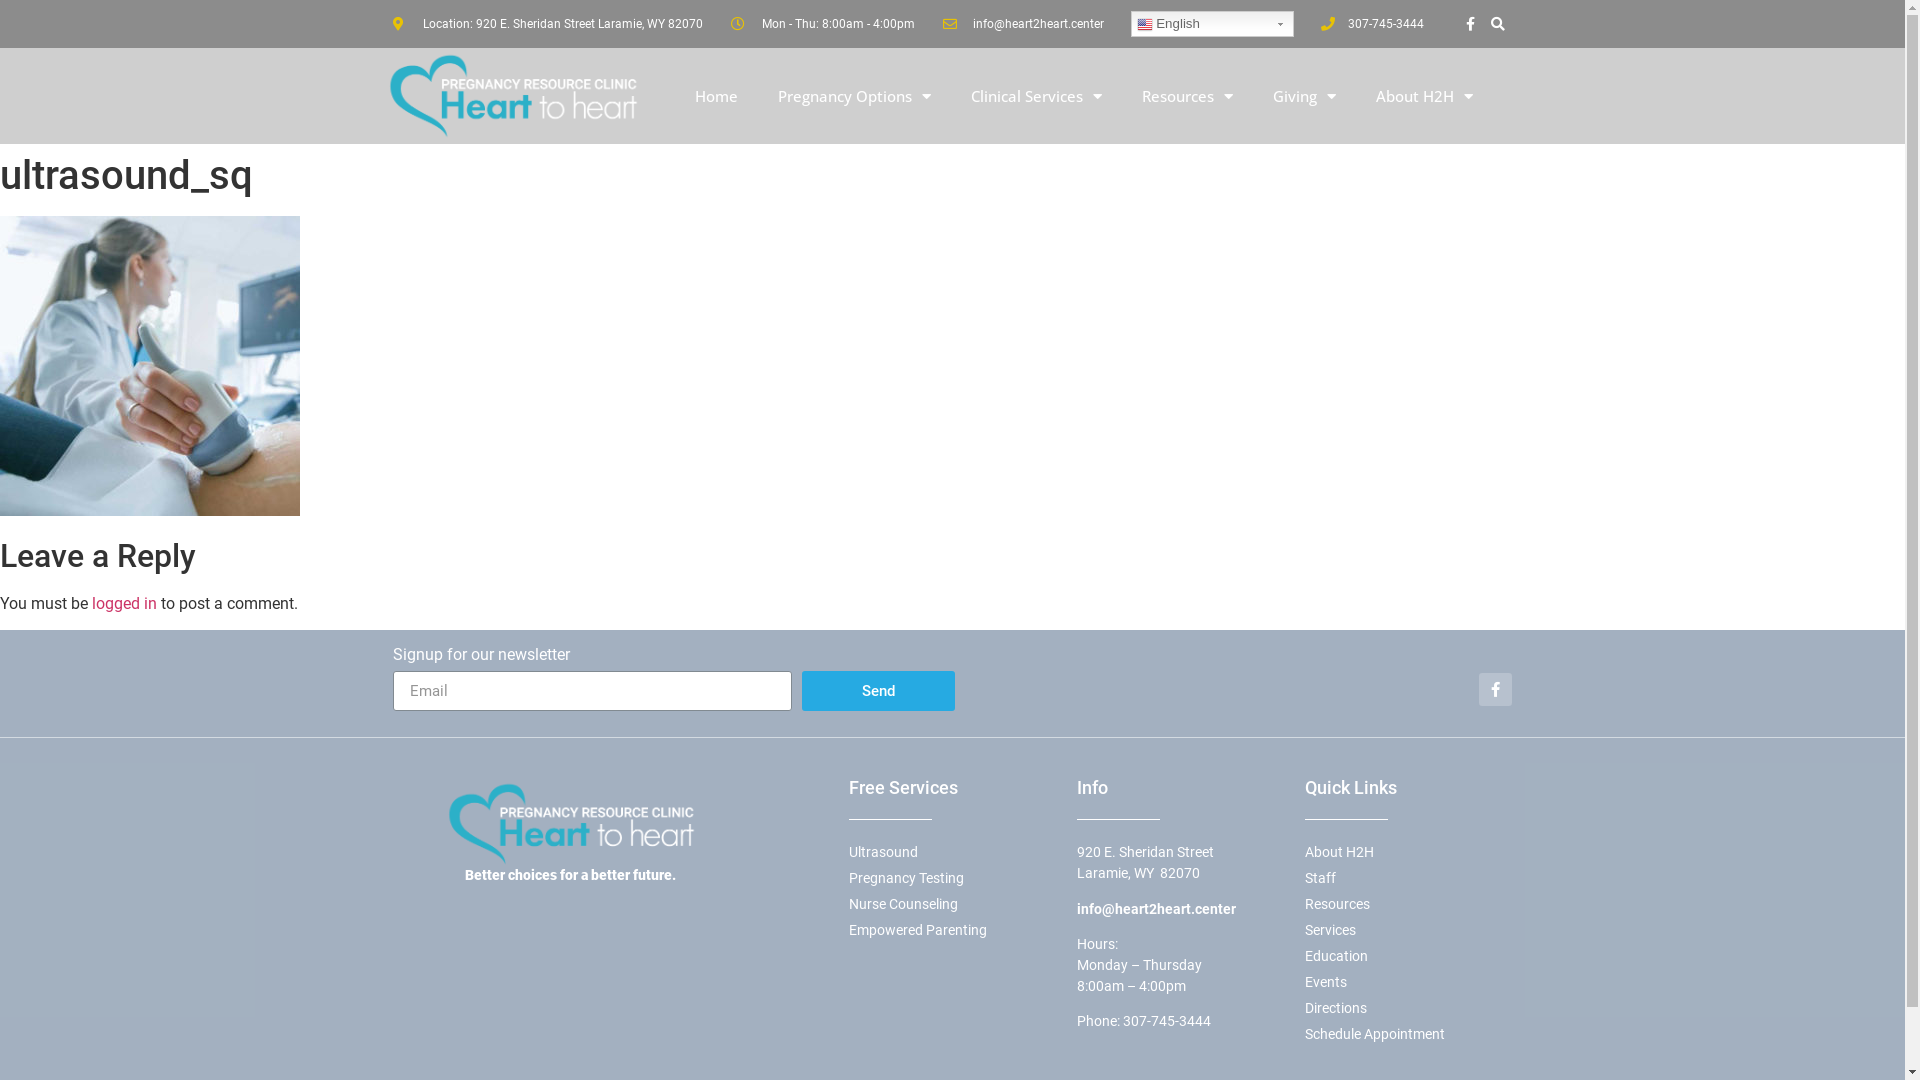 The image size is (1920, 1080). Describe the element at coordinates (716, 96) in the screenshot. I see `'Home'` at that location.